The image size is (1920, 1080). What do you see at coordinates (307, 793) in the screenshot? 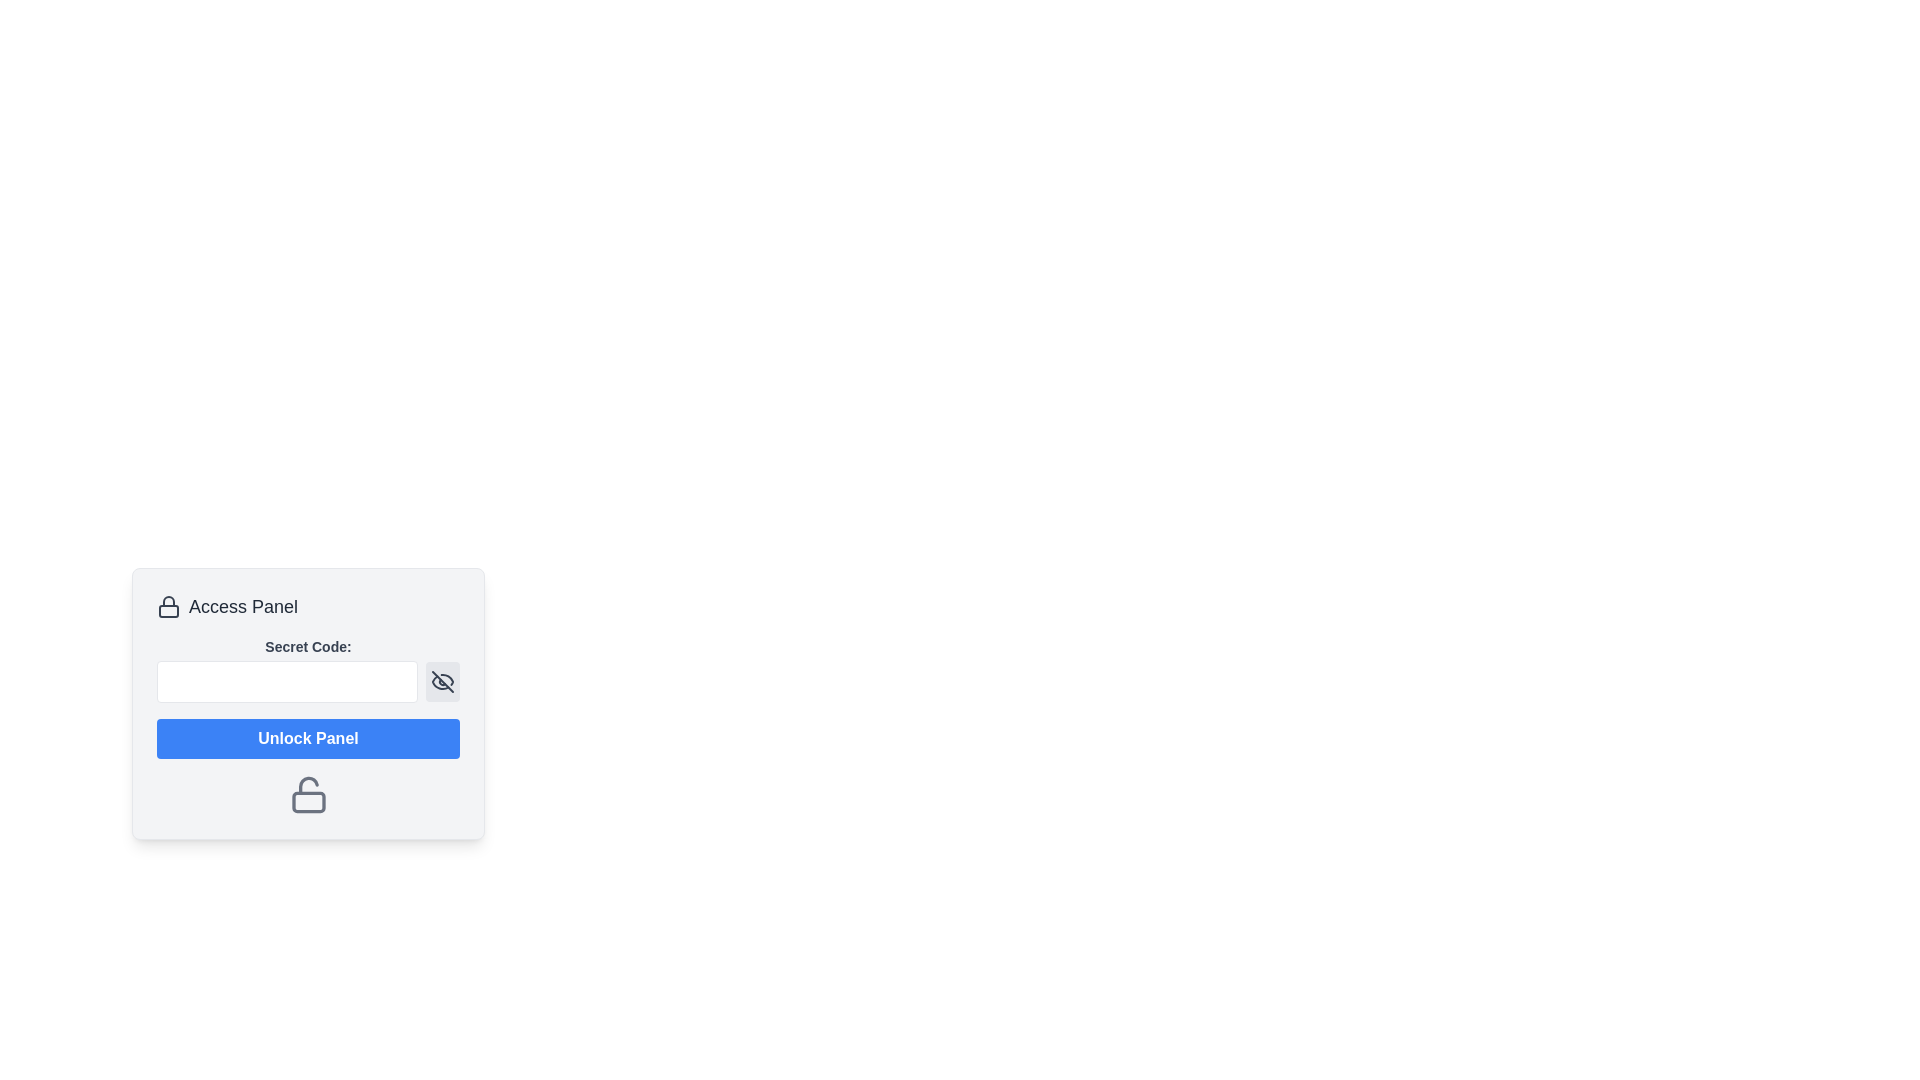
I see `the open lock icon, which is styled in gray and has a simplistic design, indicating an unlocked state` at bounding box center [307, 793].